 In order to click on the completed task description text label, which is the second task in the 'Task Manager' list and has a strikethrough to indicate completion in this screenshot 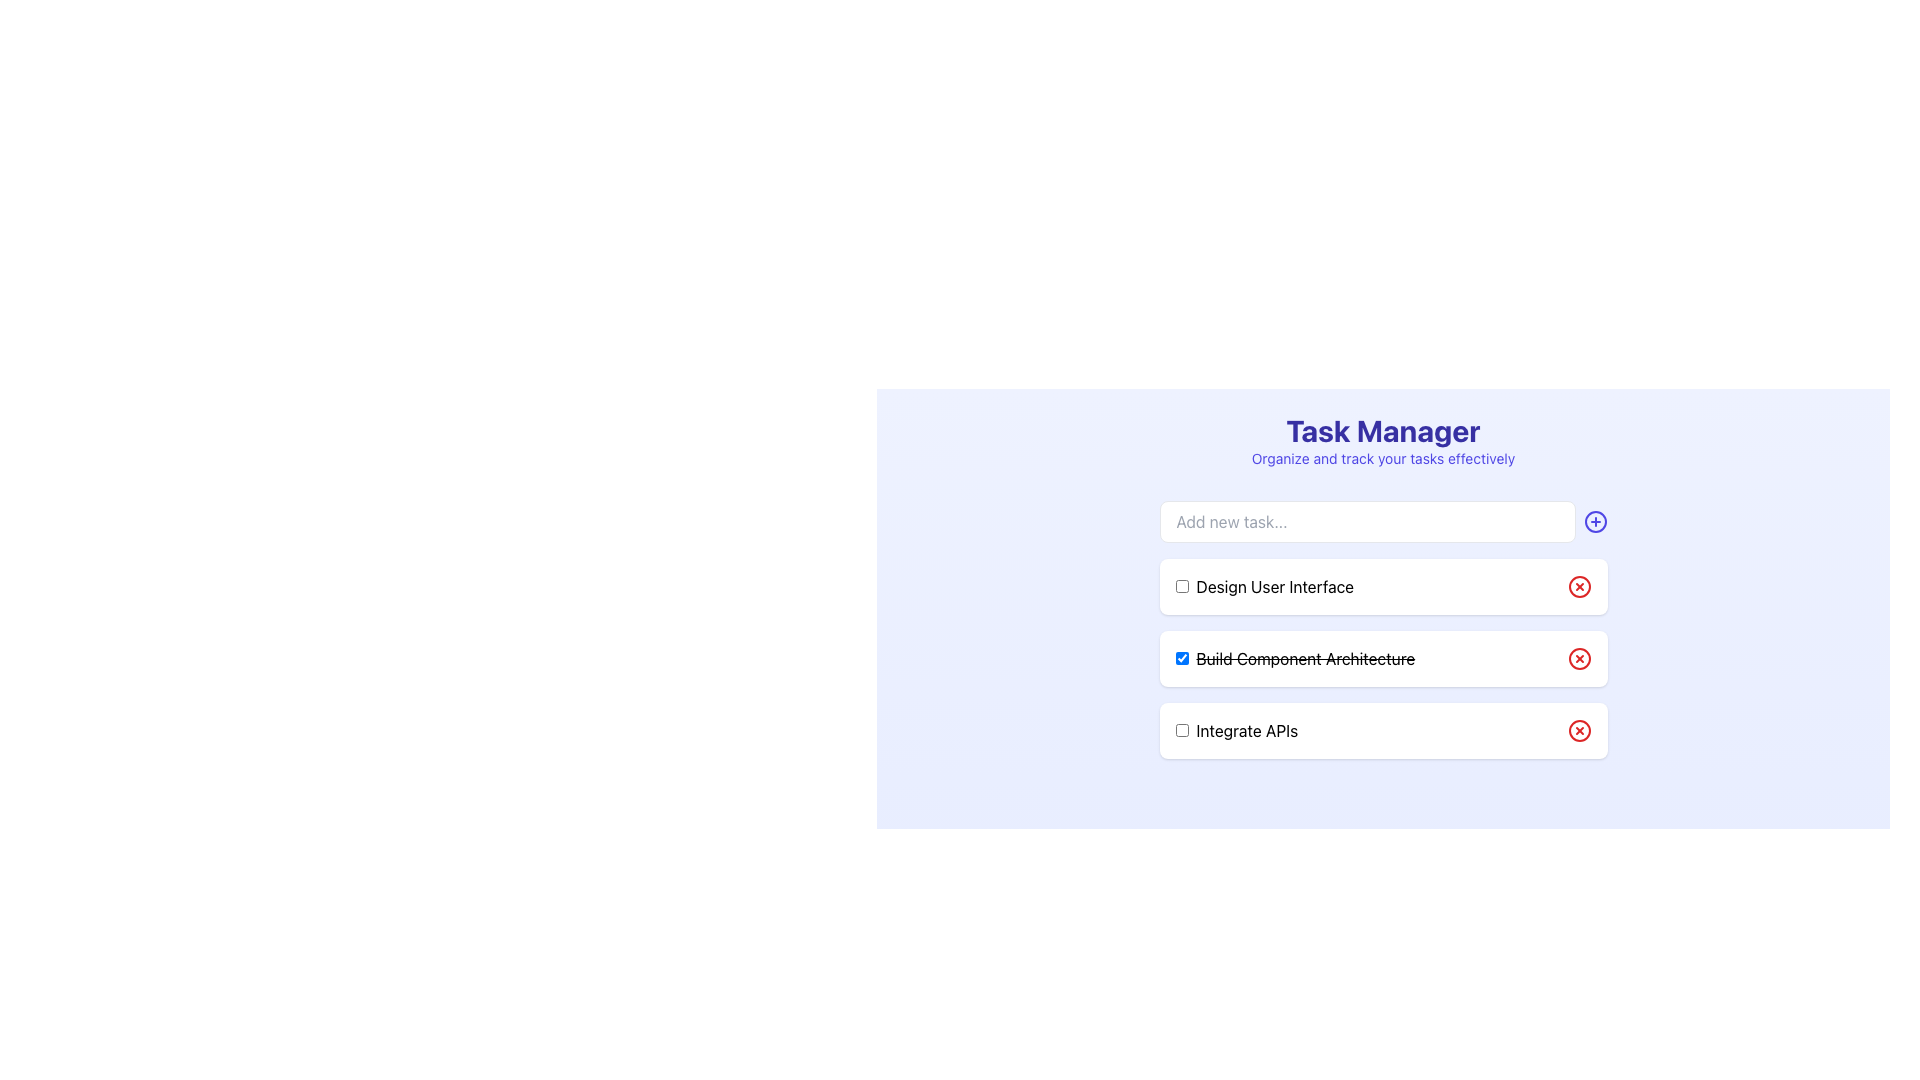, I will do `click(1305, 659)`.